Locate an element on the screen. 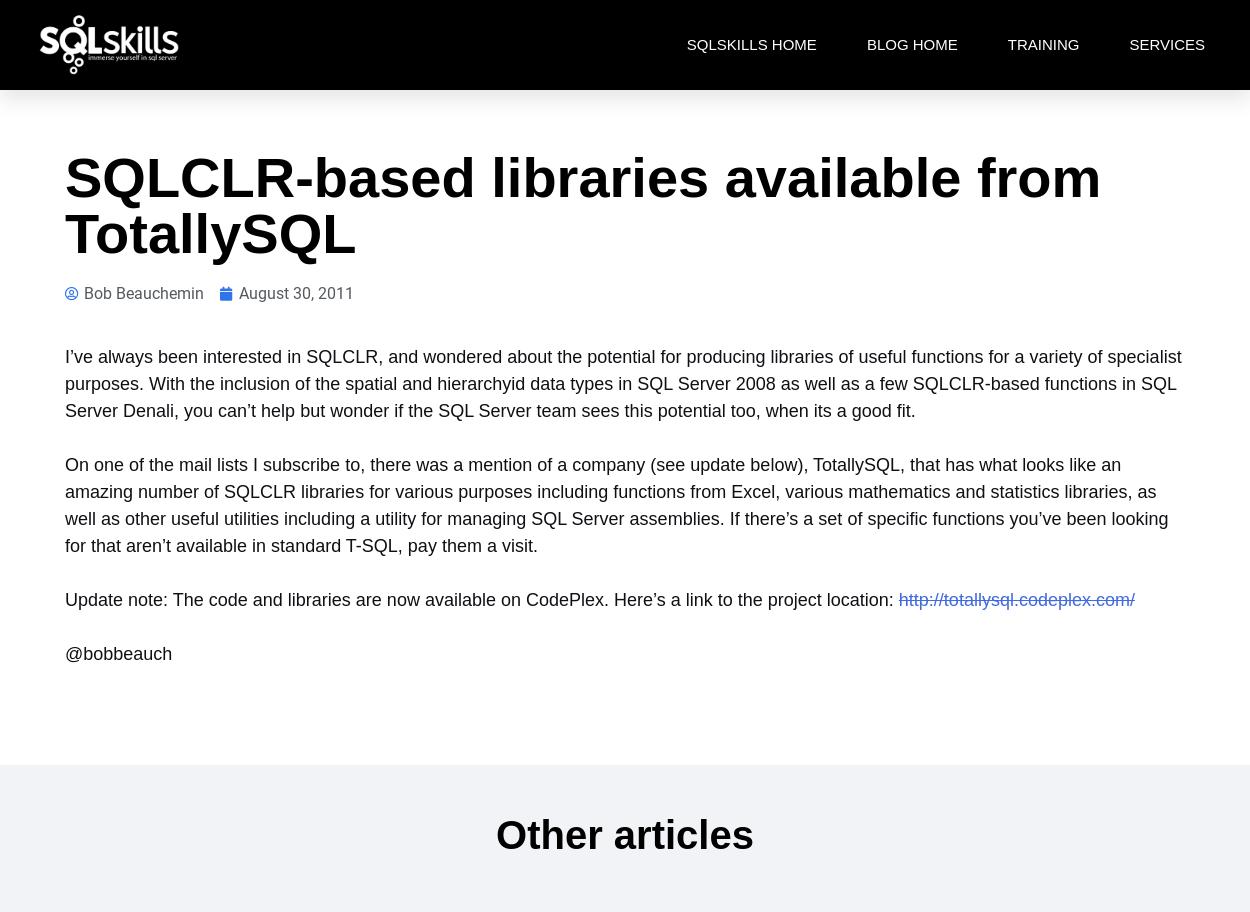 The width and height of the screenshot is (1250, 912). 'I’ve always been interested in SQLCLR, and wondered about the potential for producing libraries of useful functions for a variety of specialist purposes. With the inclusion of the spatial and hierarchyid data types in SQL Server 2008 as well as a few SQLCLR-based functions in SQL Server Denali, you can’t help but wonder if the SQL Server team sees this potential too, when its a good fit.' is located at coordinates (622, 384).